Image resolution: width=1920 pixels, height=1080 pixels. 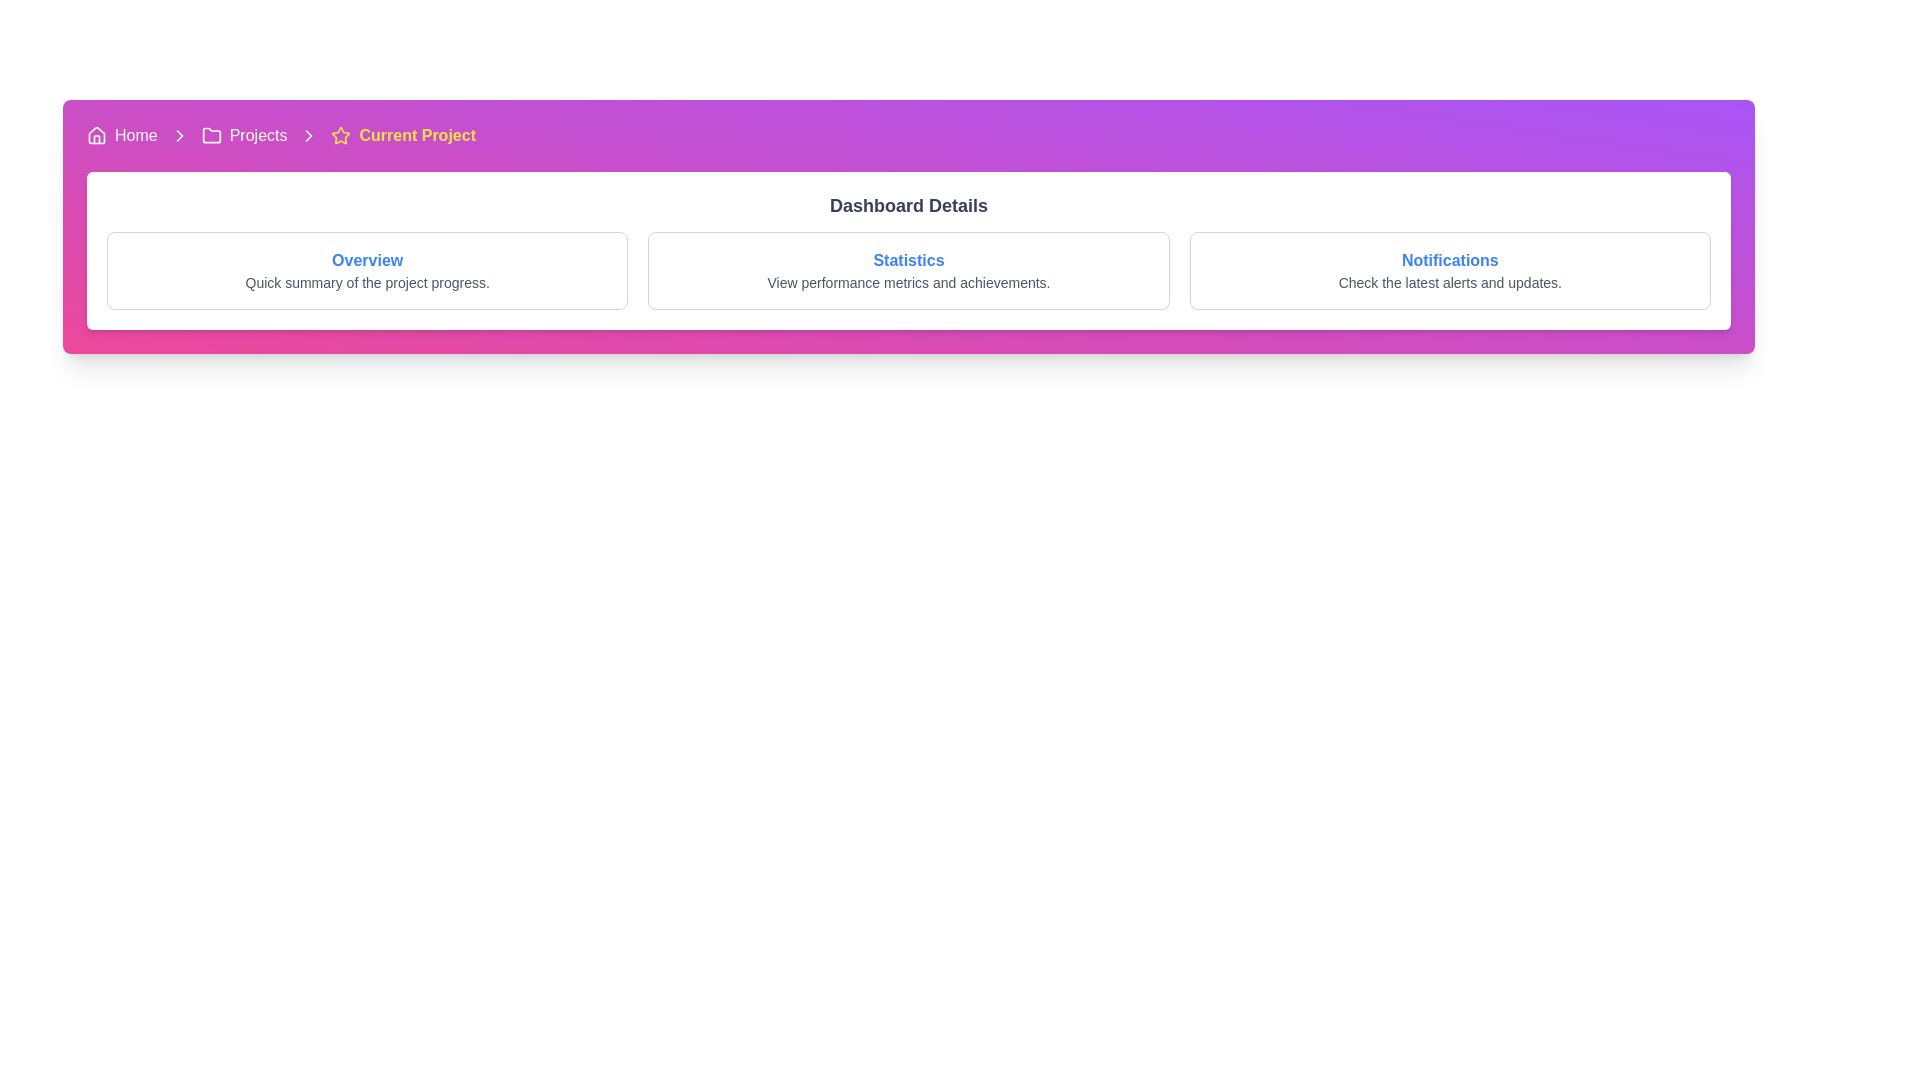 What do you see at coordinates (341, 135) in the screenshot?
I see `the SVG vector graphic icon that indicates the status of the 'Current Project' label in the breadcrumb navigation section` at bounding box center [341, 135].